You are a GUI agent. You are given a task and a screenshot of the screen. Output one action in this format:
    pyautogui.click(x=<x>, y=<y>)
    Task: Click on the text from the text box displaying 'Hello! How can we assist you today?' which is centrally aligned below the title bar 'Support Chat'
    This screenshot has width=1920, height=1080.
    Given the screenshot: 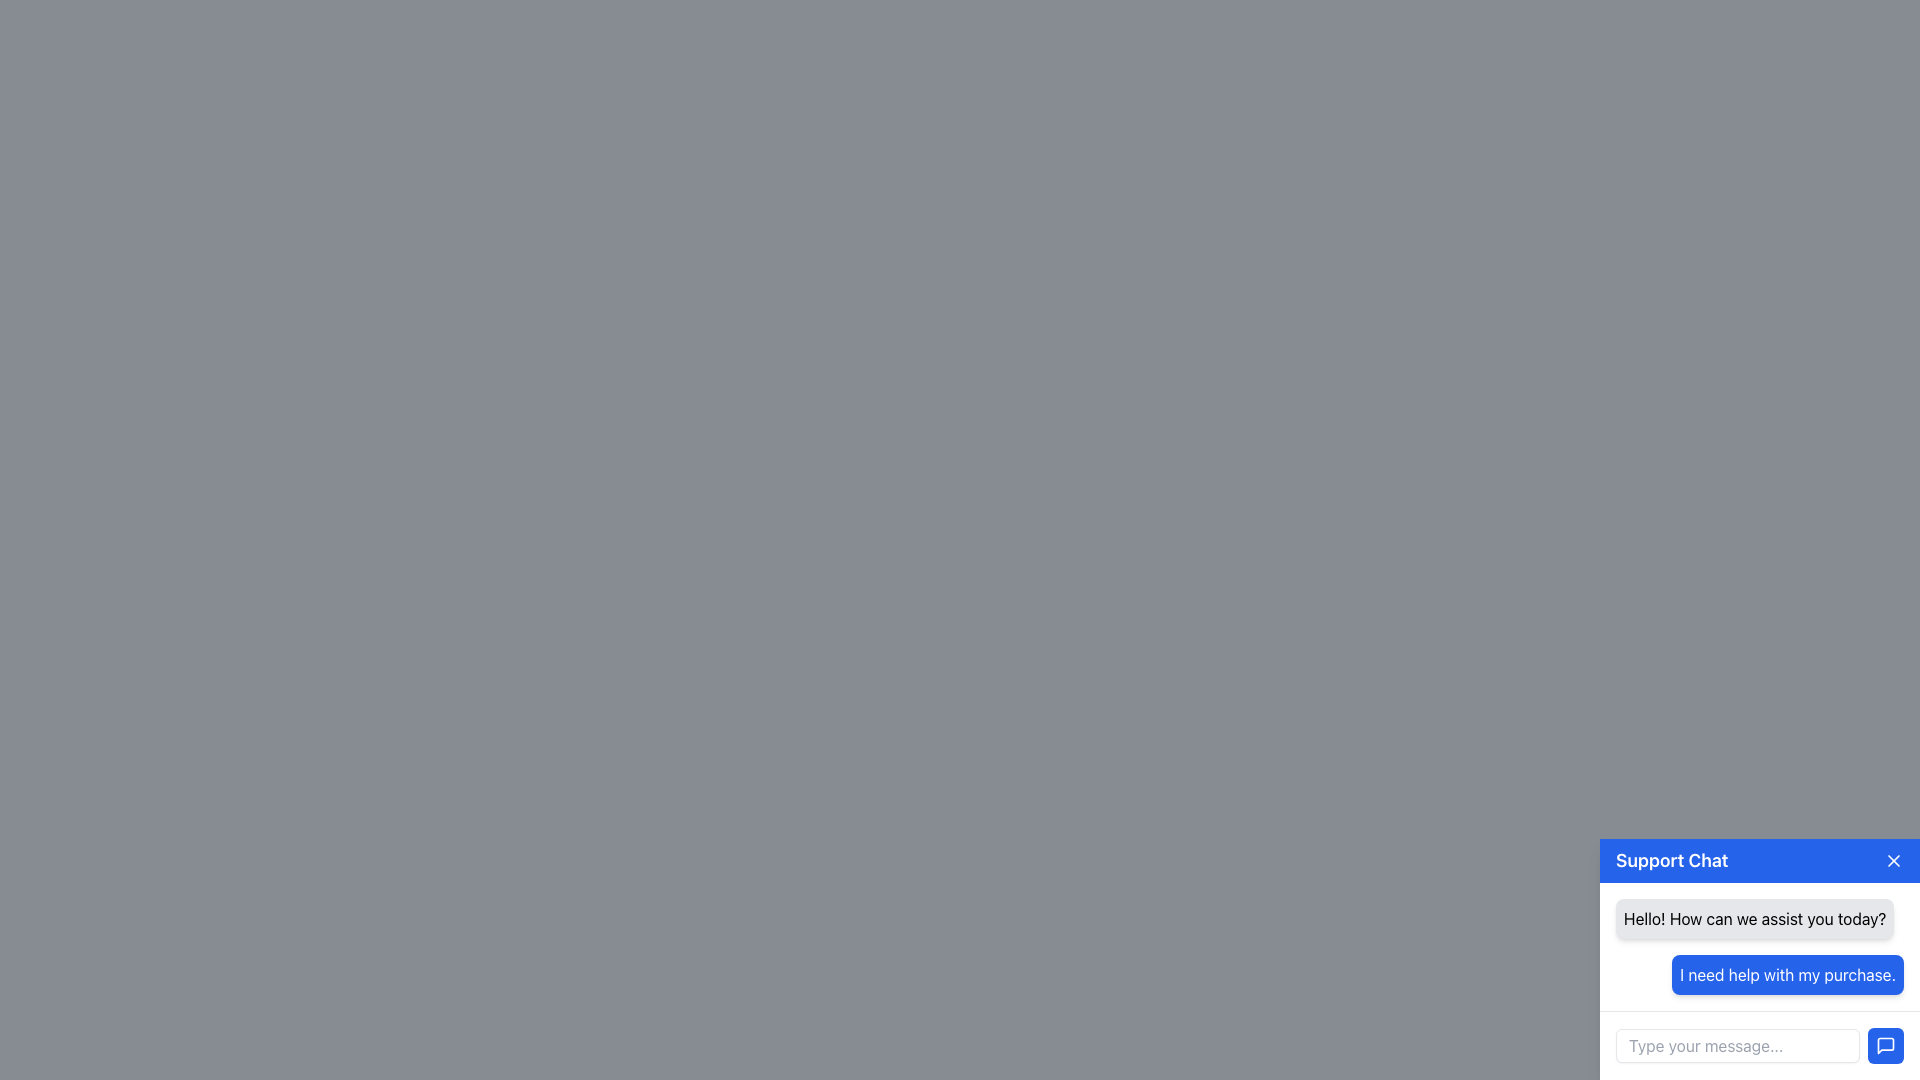 What is the action you would take?
    pyautogui.click(x=1754, y=918)
    